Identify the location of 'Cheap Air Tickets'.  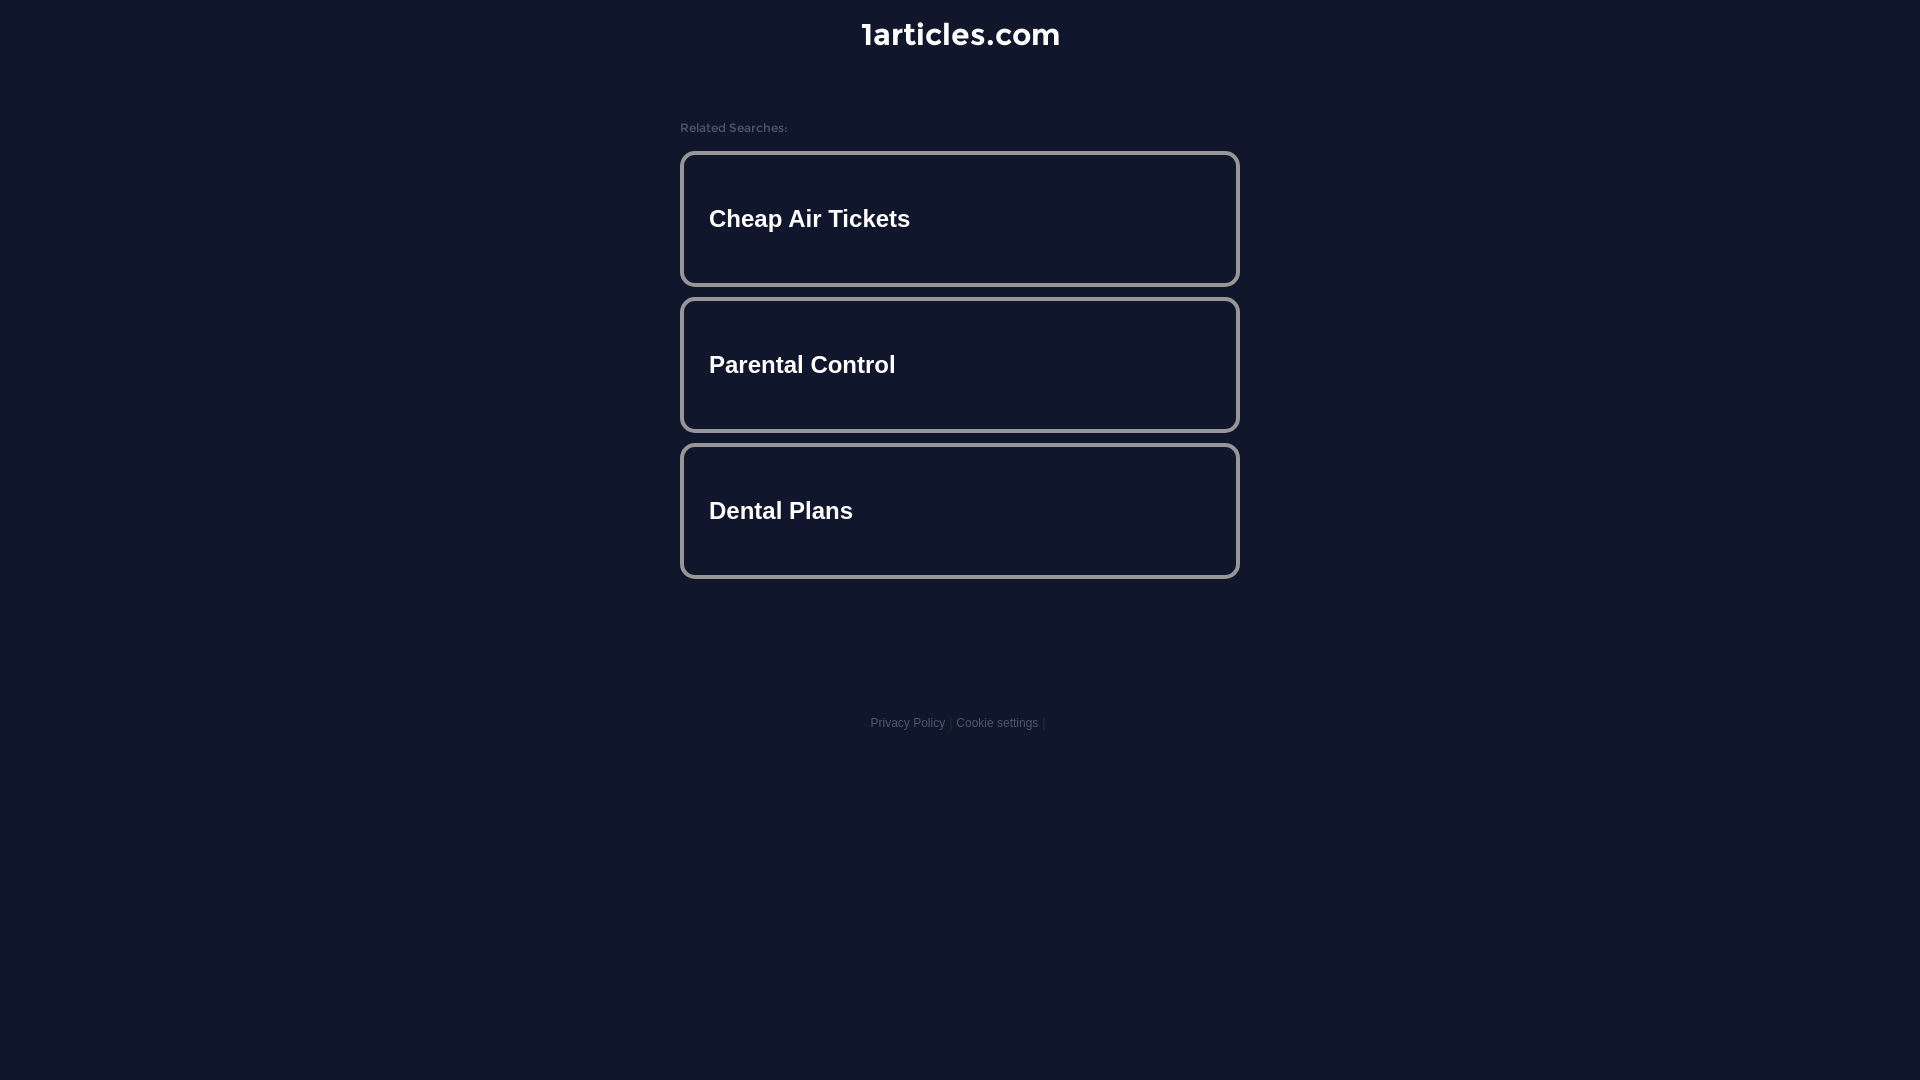
(960, 219).